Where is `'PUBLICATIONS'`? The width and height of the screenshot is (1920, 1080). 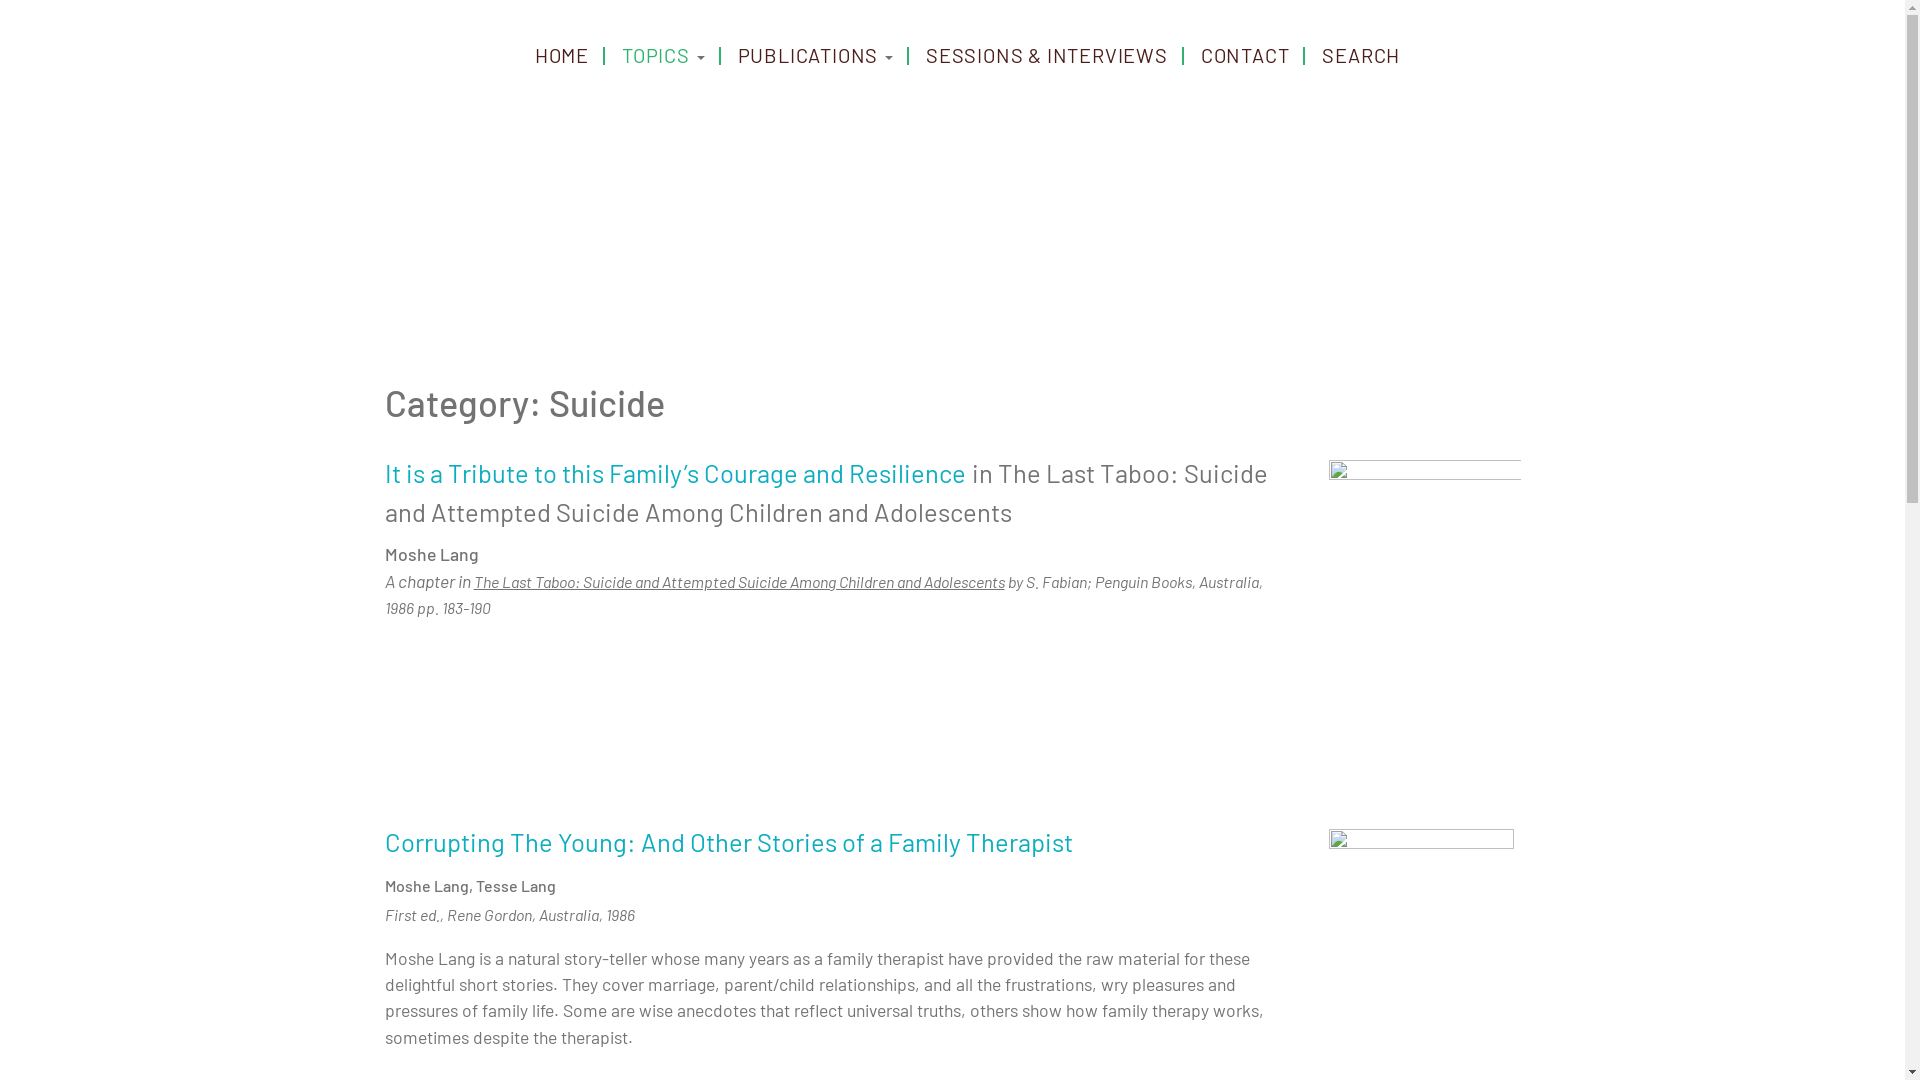
'PUBLICATIONS' is located at coordinates (815, 53).